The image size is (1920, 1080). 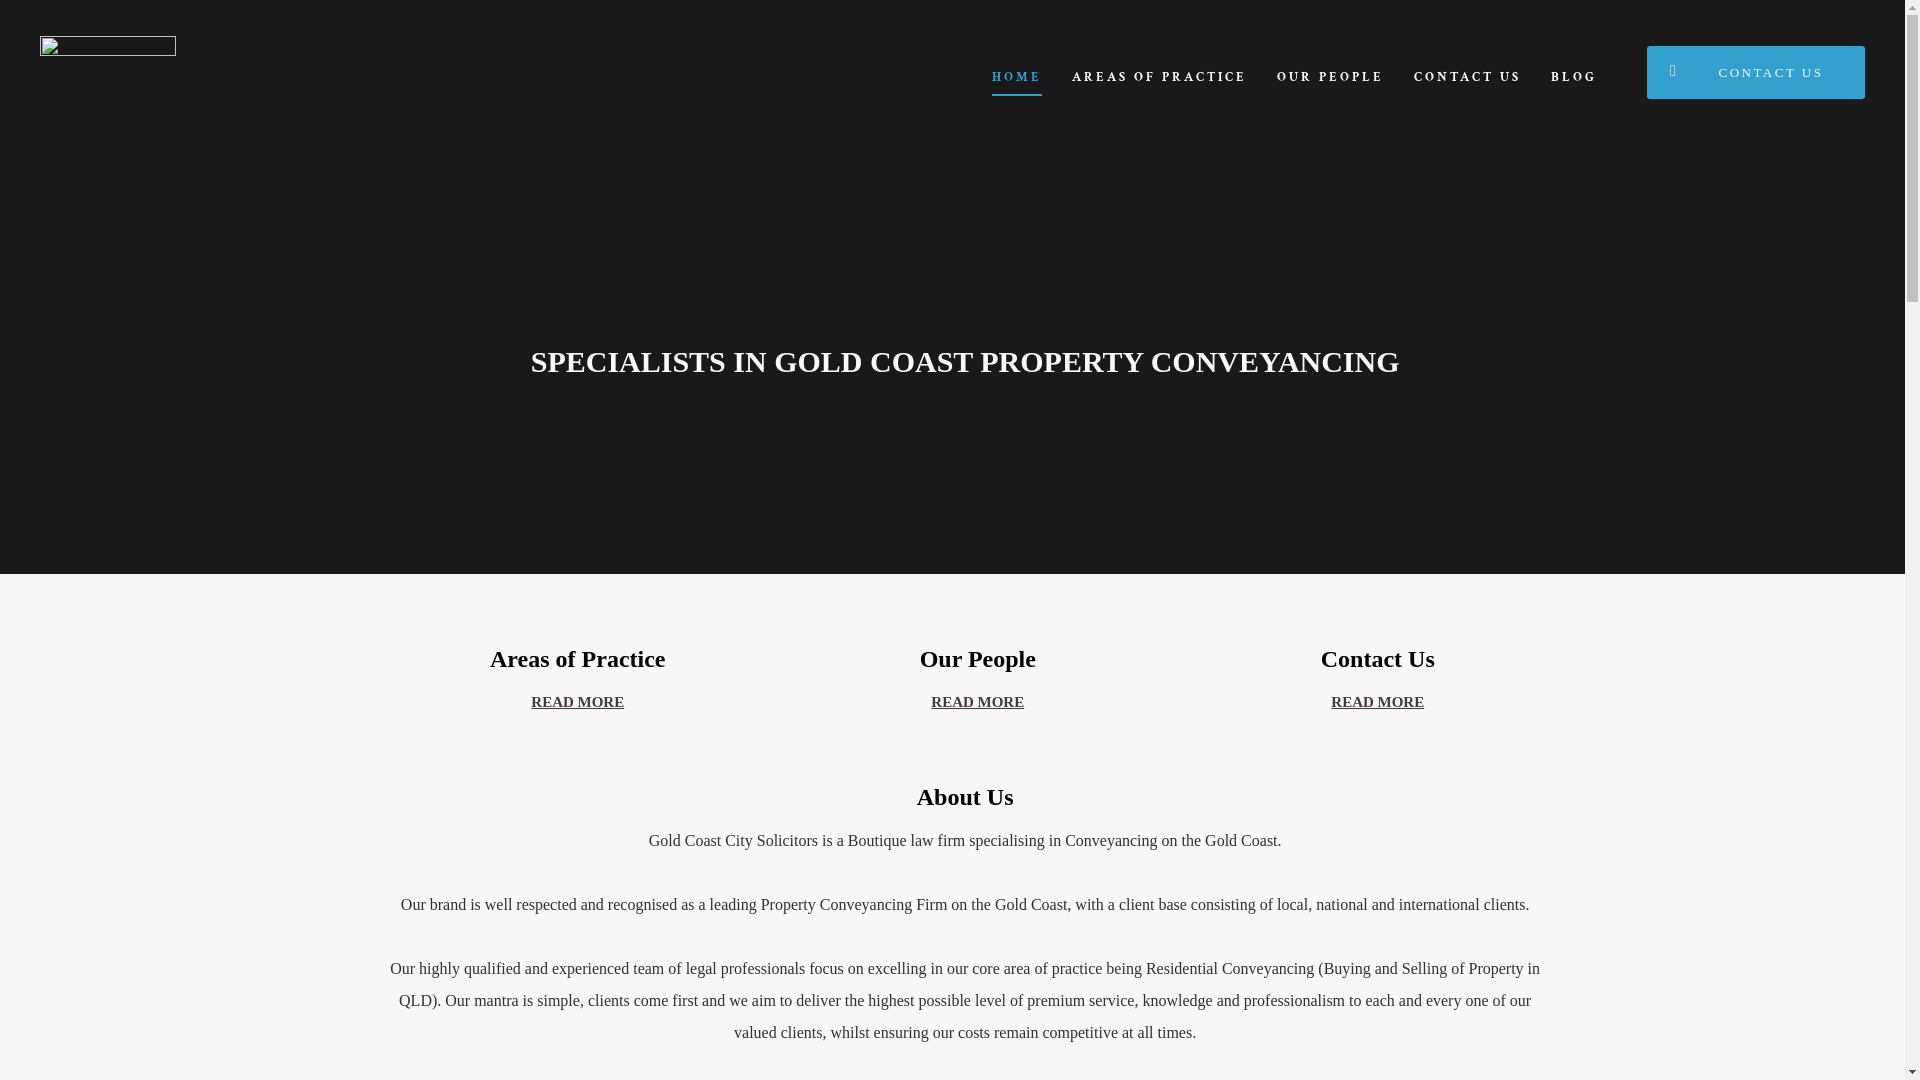 What do you see at coordinates (576, 701) in the screenshot?
I see `'READ MORE'` at bounding box center [576, 701].